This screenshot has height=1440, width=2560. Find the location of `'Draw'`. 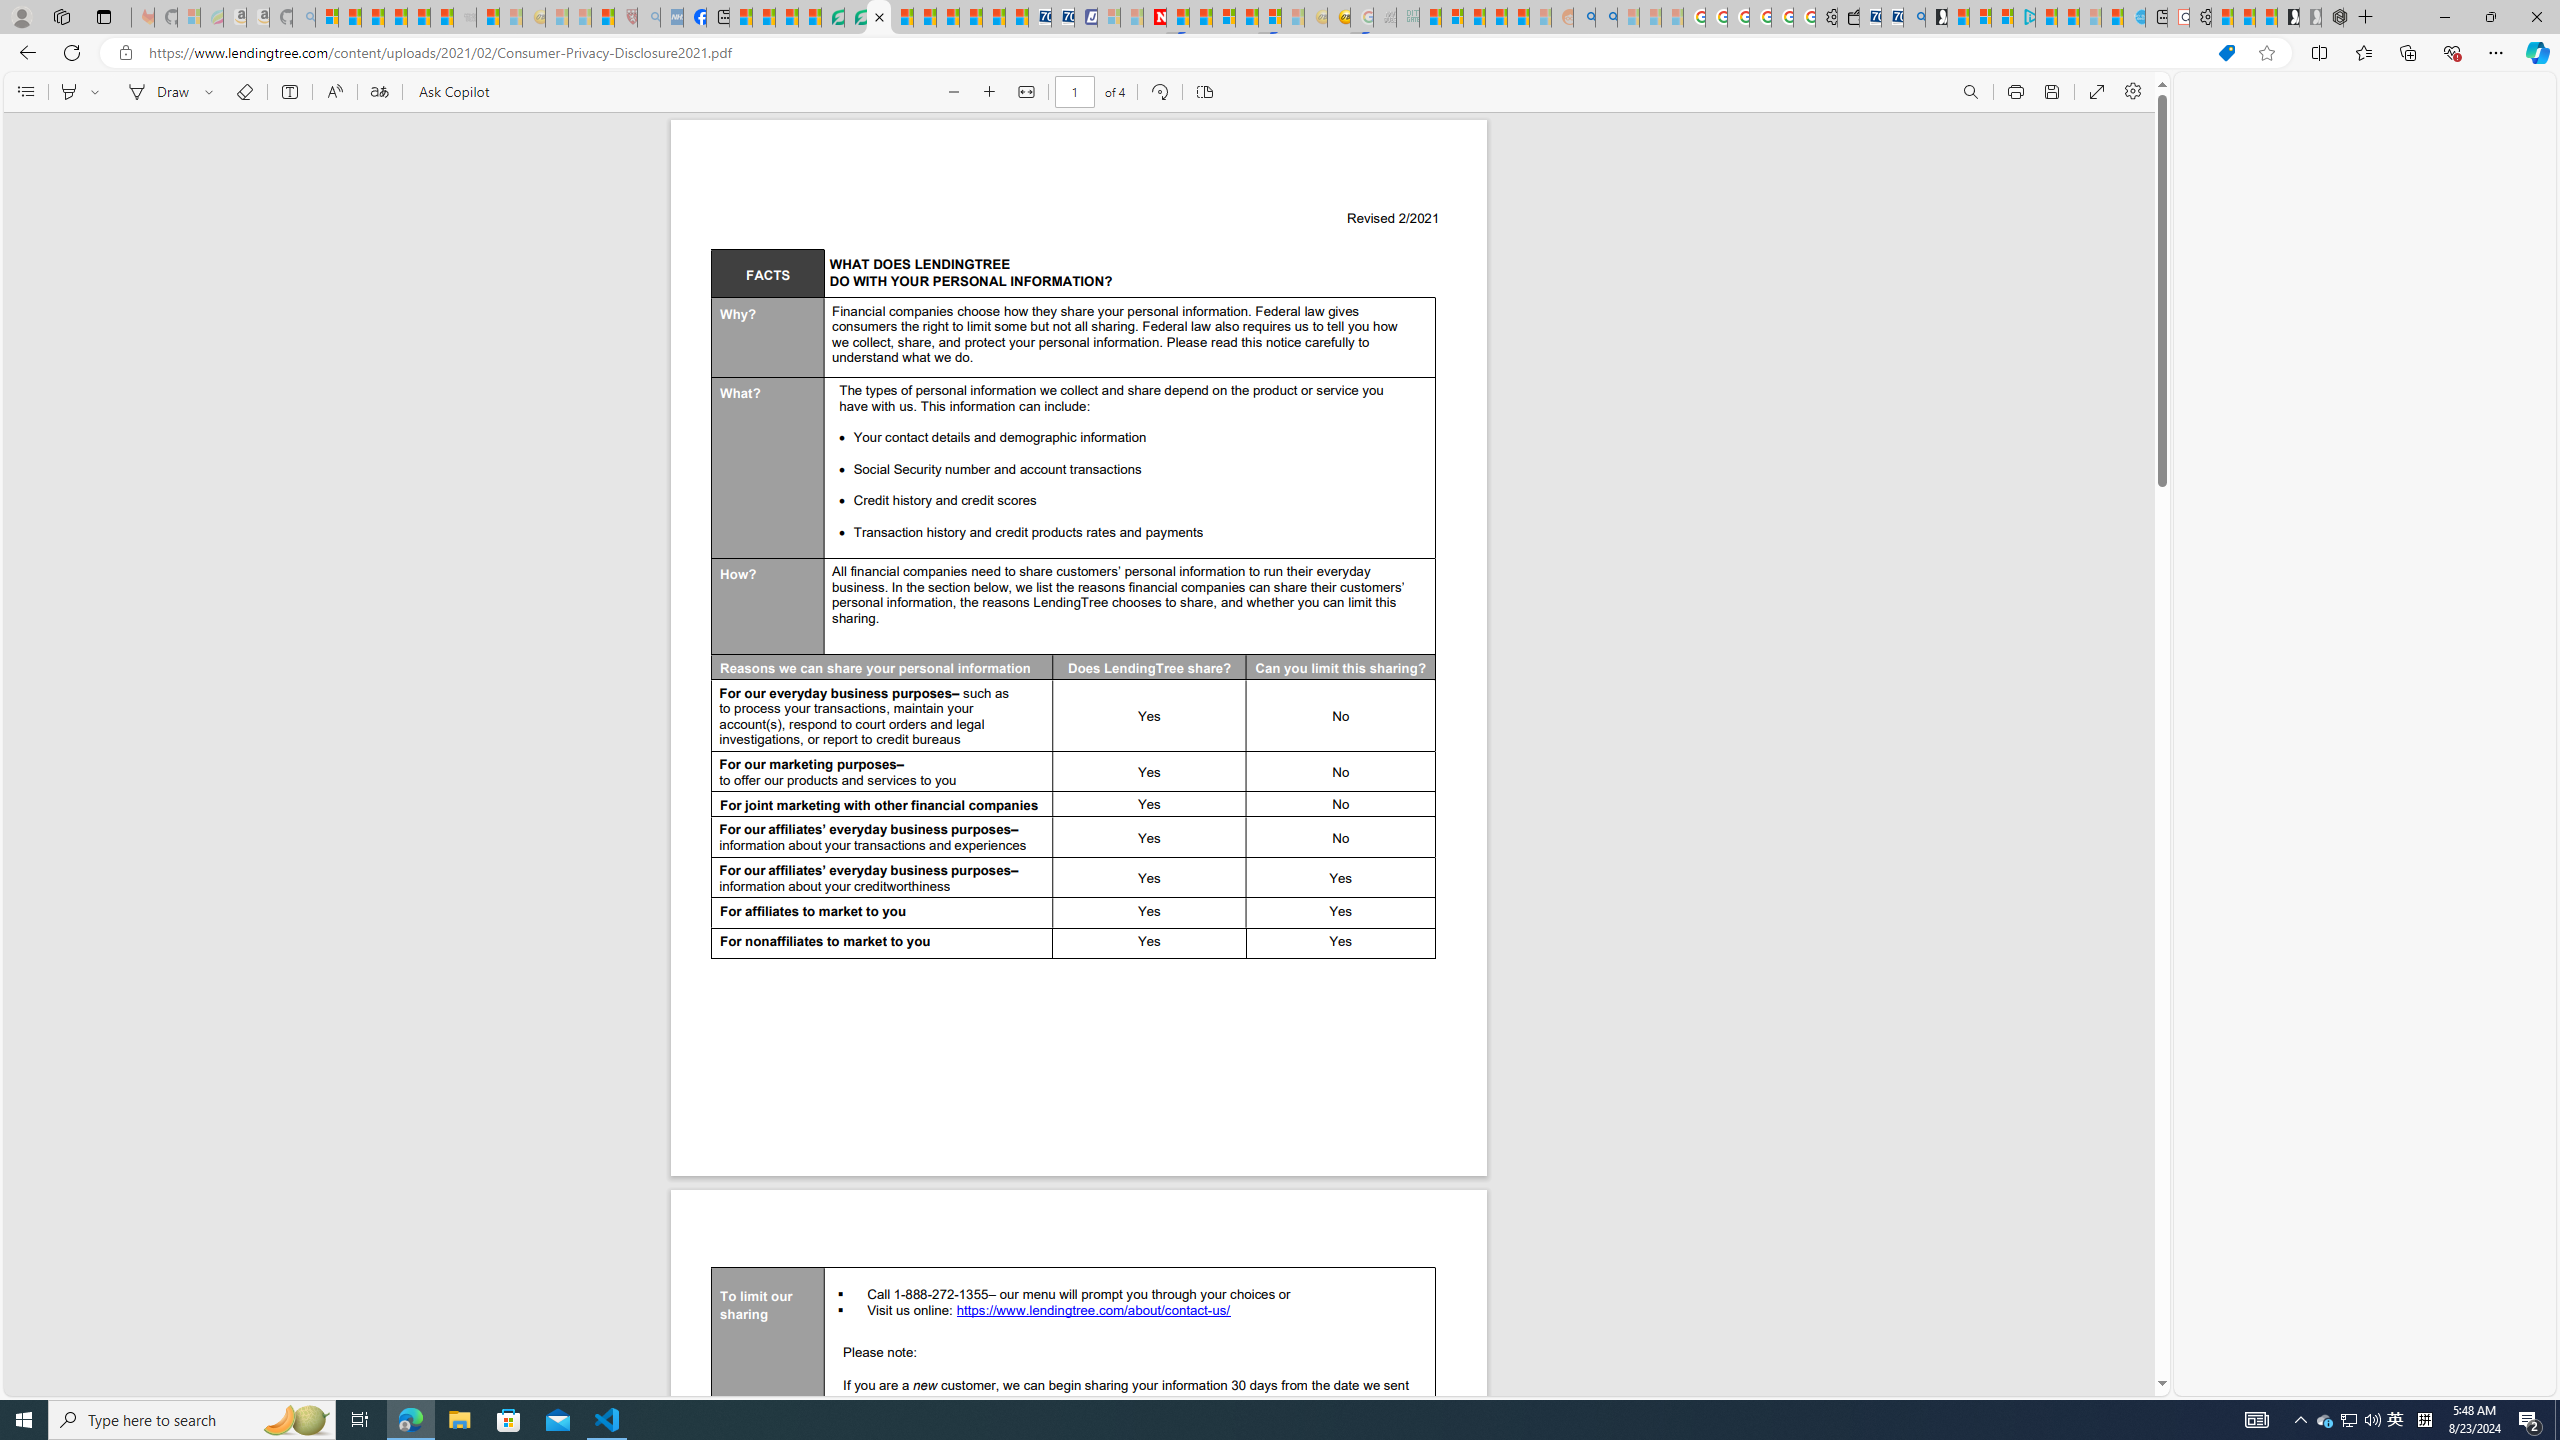

'Draw' is located at coordinates (155, 91).